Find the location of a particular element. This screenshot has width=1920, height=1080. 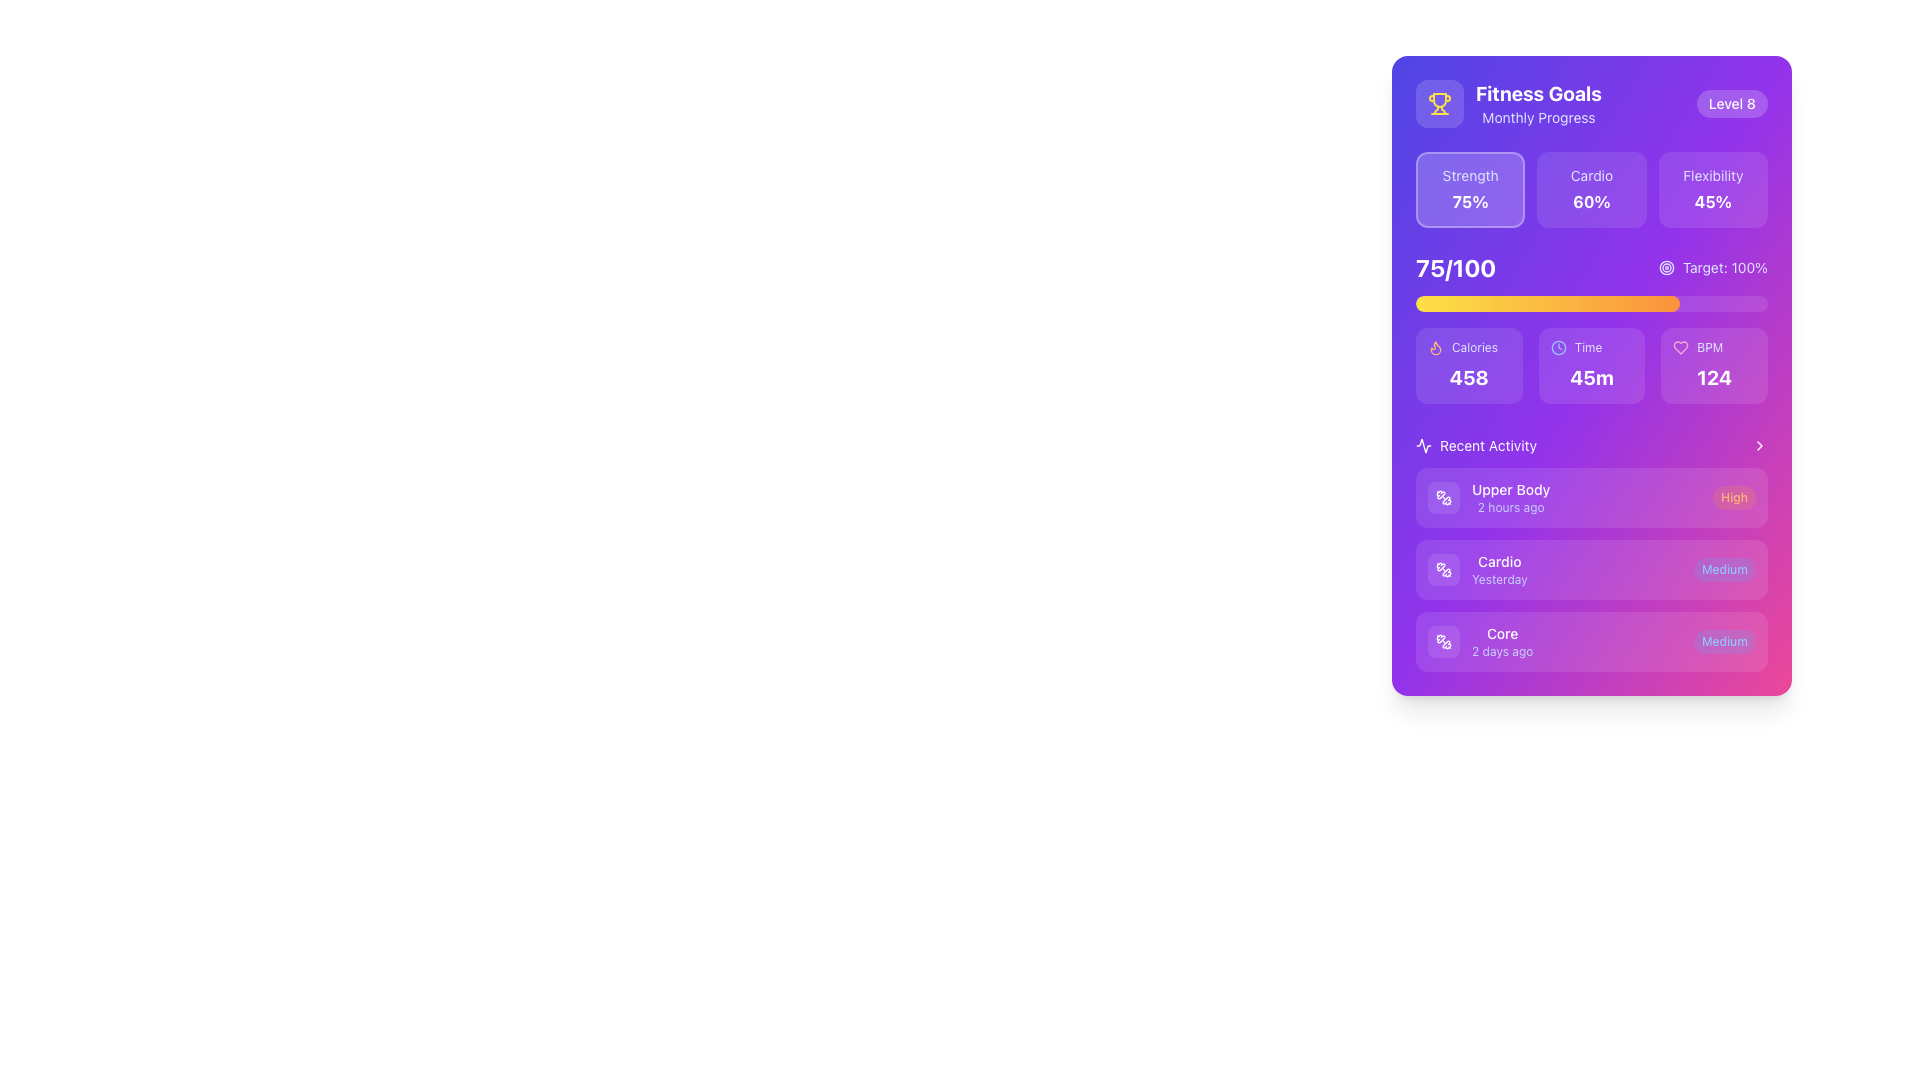

the largest circular SVG graphical element in the target icon, located near the 'Target: 100%' label in the fitness card interface is located at coordinates (1666, 266).